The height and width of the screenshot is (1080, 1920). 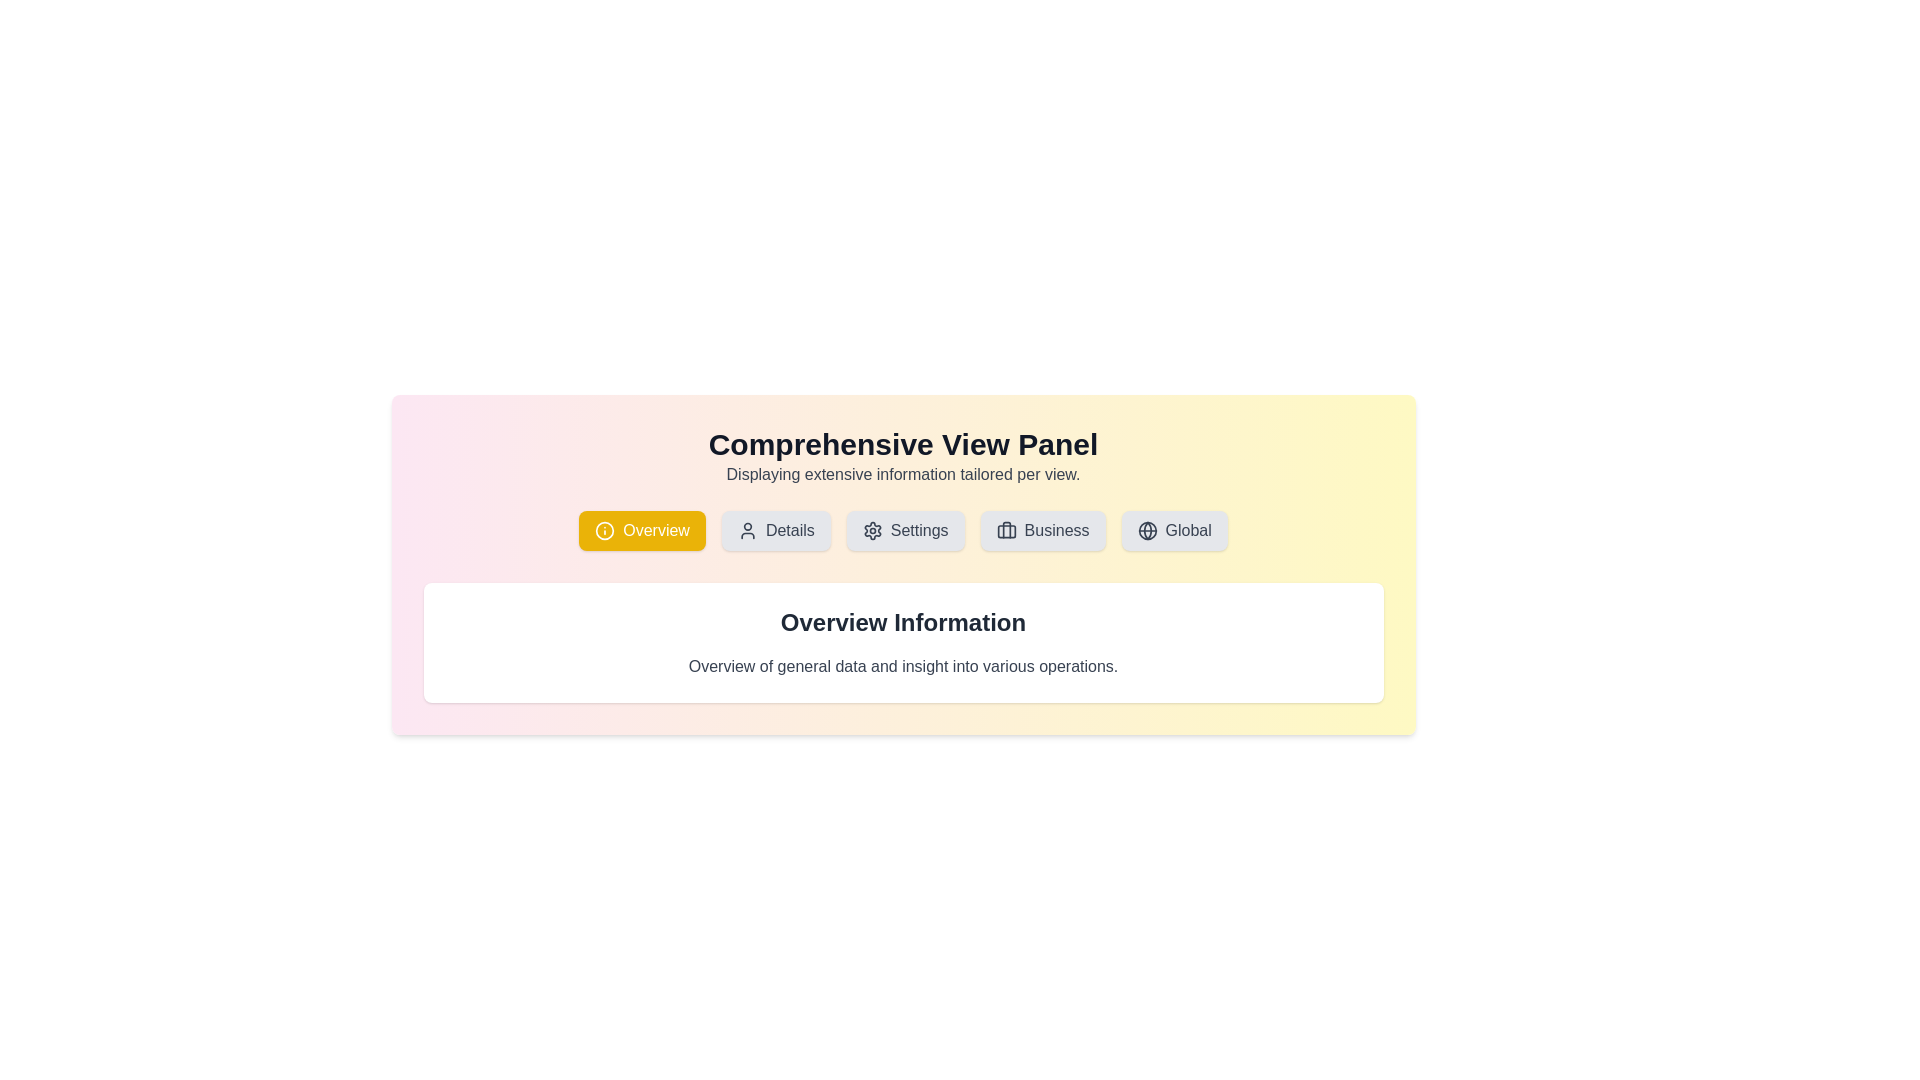 I want to click on the yellow icon (SVG element) on the left side of the 'Overview' button, which is under the 'Comprehensive View Panel' header, so click(x=604, y=530).